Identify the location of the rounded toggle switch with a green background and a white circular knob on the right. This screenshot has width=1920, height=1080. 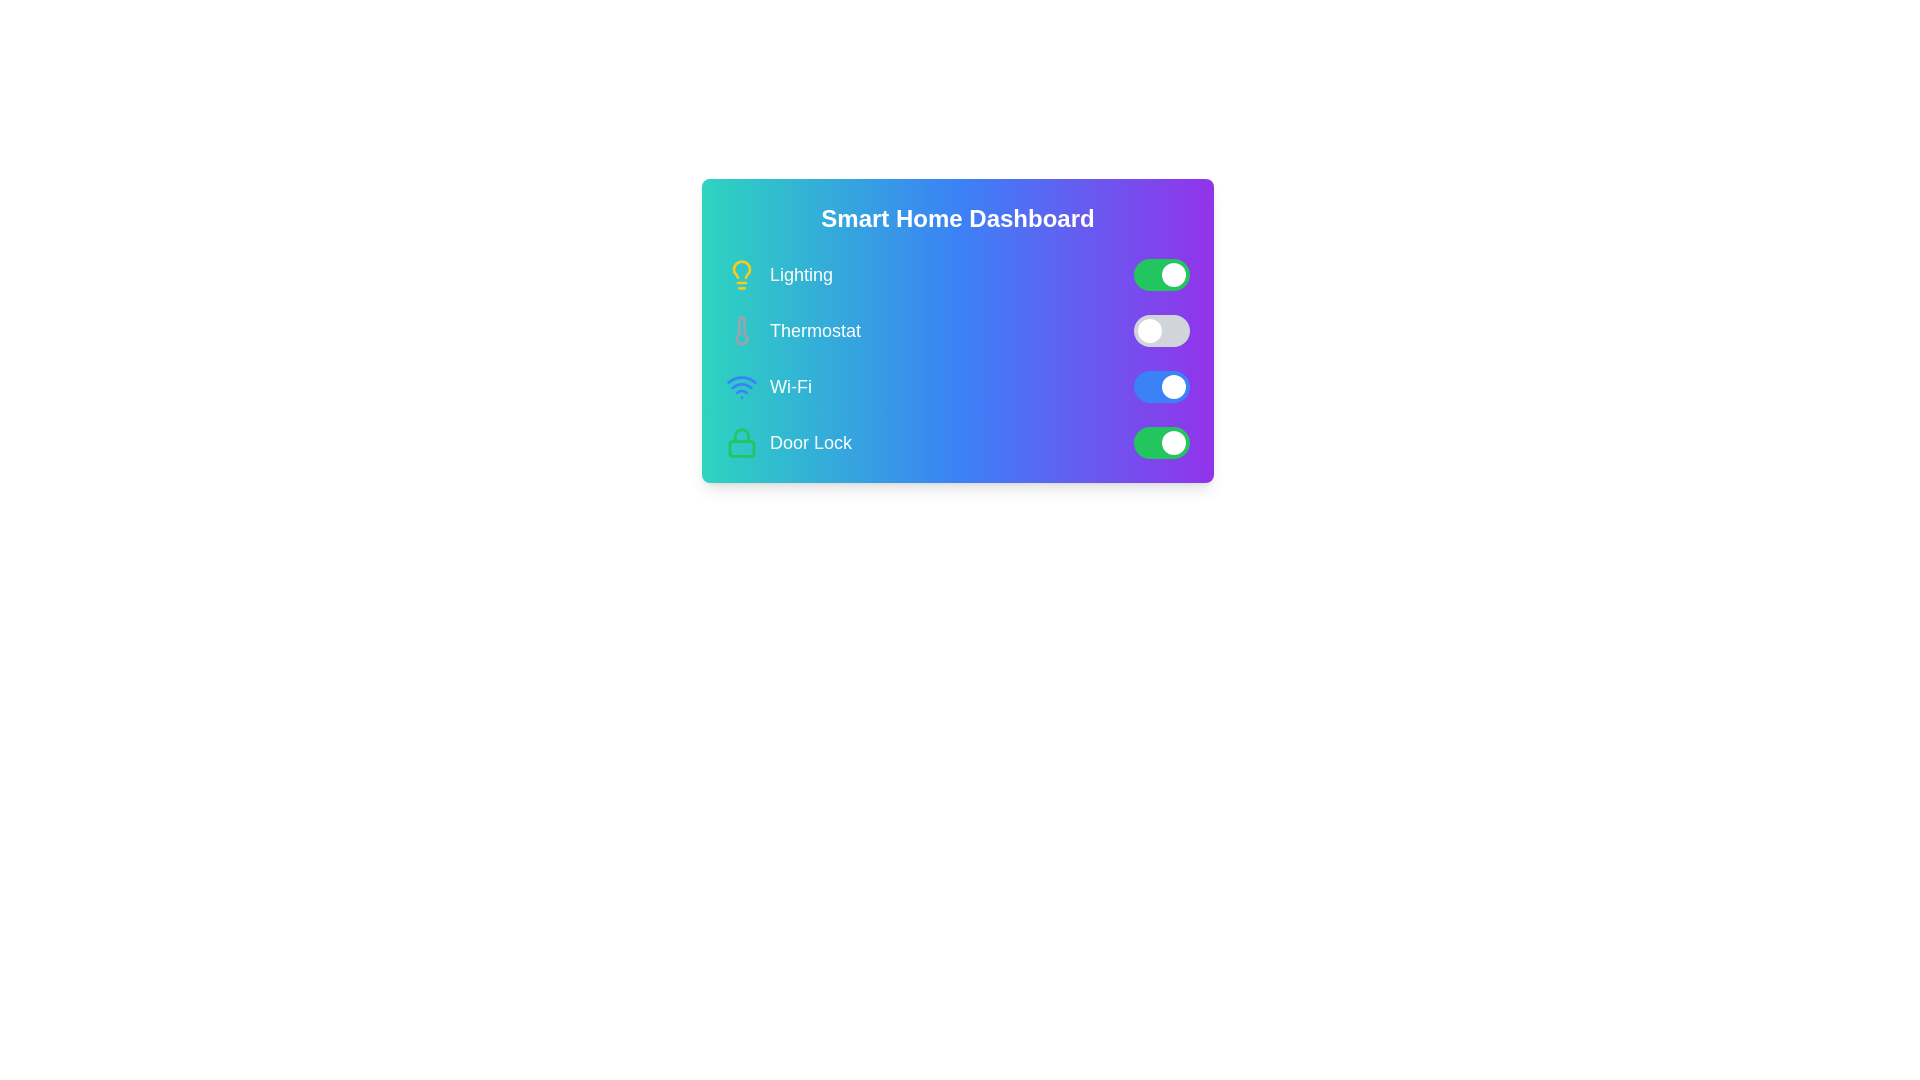
(1161, 274).